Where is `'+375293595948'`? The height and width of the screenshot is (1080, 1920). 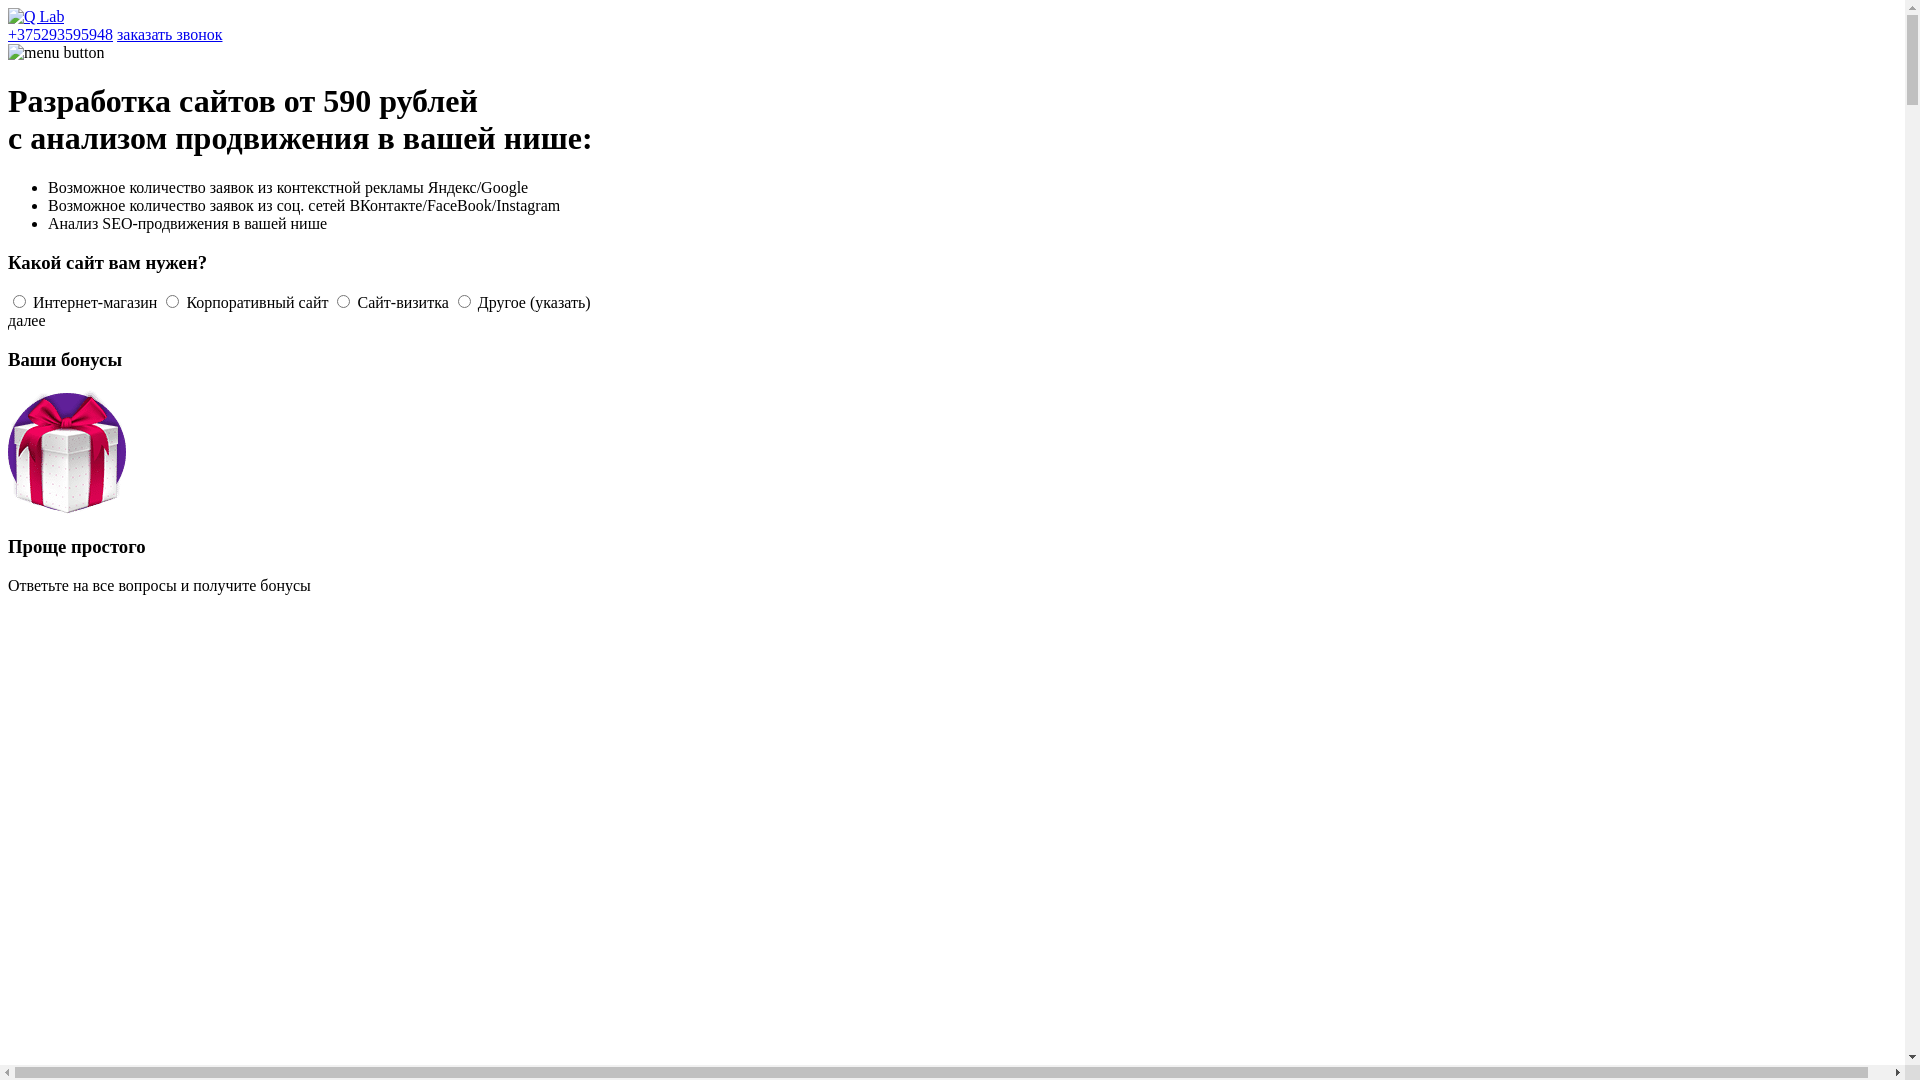 '+375293595948' is located at coordinates (60, 34).